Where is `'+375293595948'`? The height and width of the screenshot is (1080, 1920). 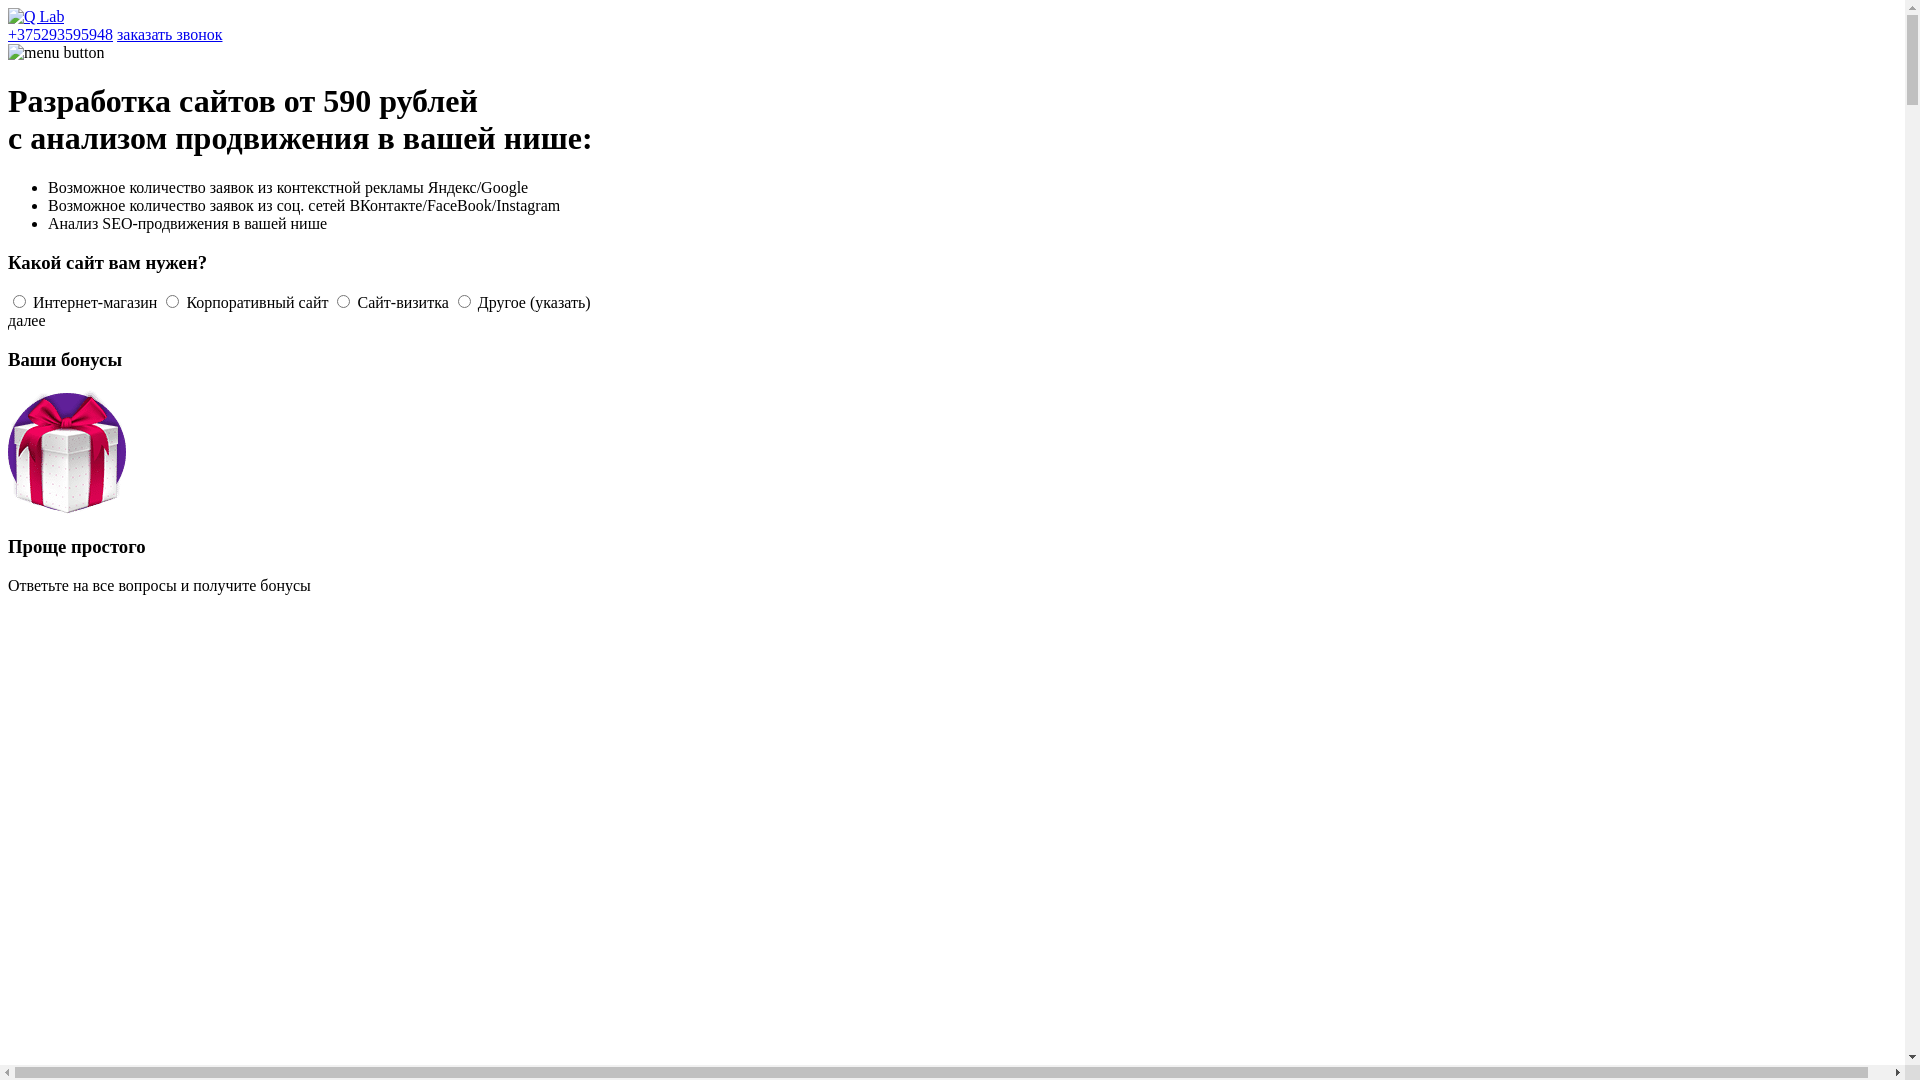 '+375293595948' is located at coordinates (60, 34).